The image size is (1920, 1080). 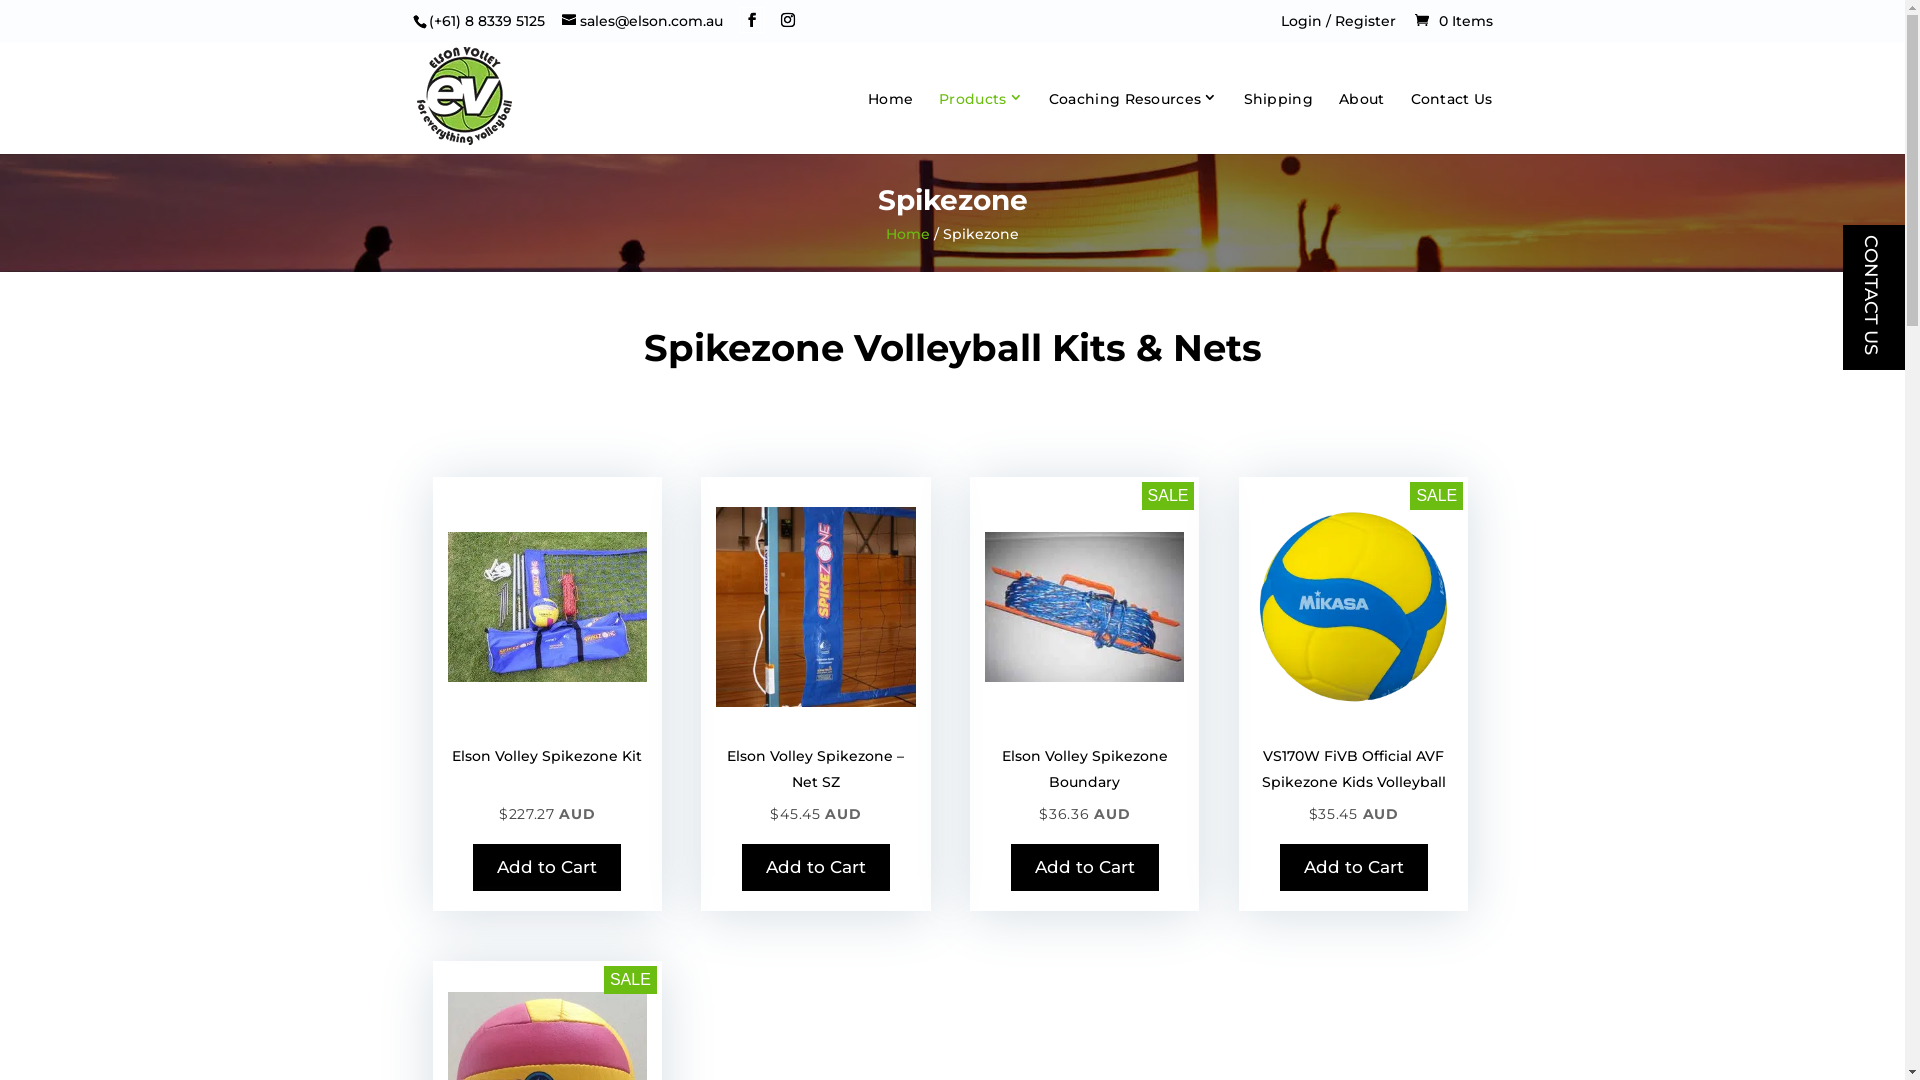 I want to click on 'Add to Cart', so click(x=1353, y=866).